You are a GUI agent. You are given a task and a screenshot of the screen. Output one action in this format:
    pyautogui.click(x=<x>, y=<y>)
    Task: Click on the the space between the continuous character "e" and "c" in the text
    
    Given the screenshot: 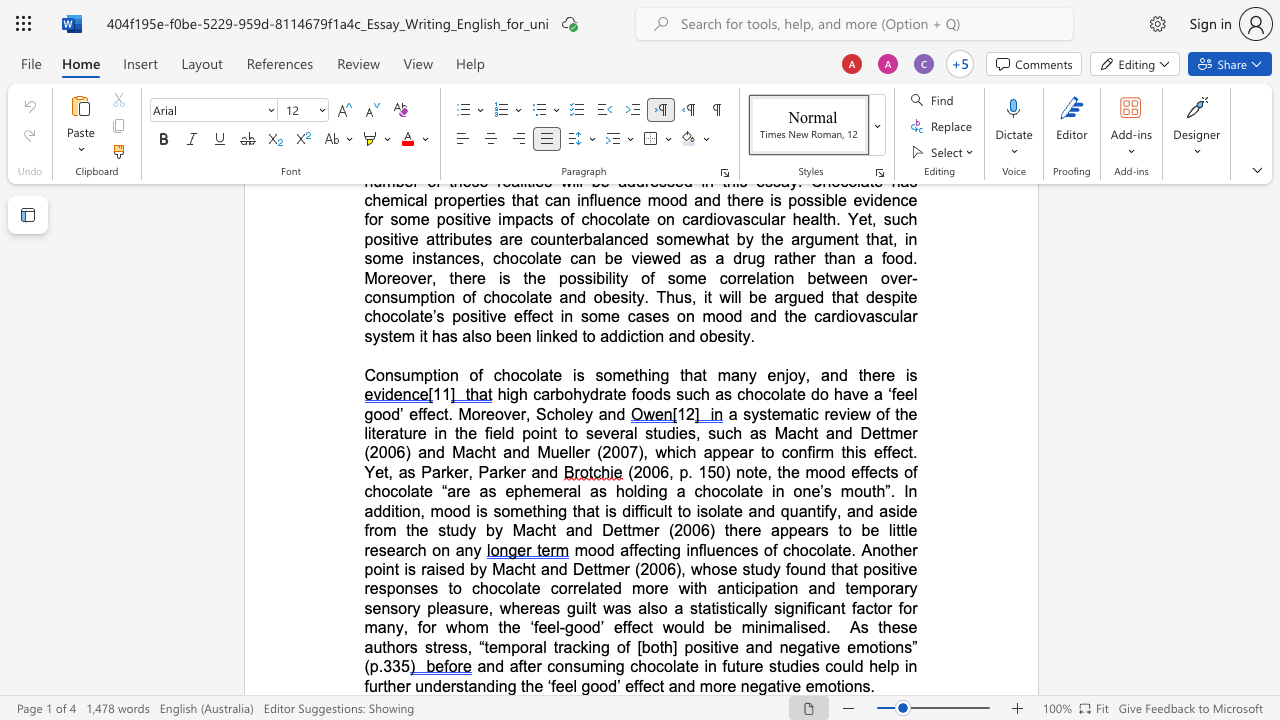 What is the action you would take?
    pyautogui.click(x=651, y=685)
    